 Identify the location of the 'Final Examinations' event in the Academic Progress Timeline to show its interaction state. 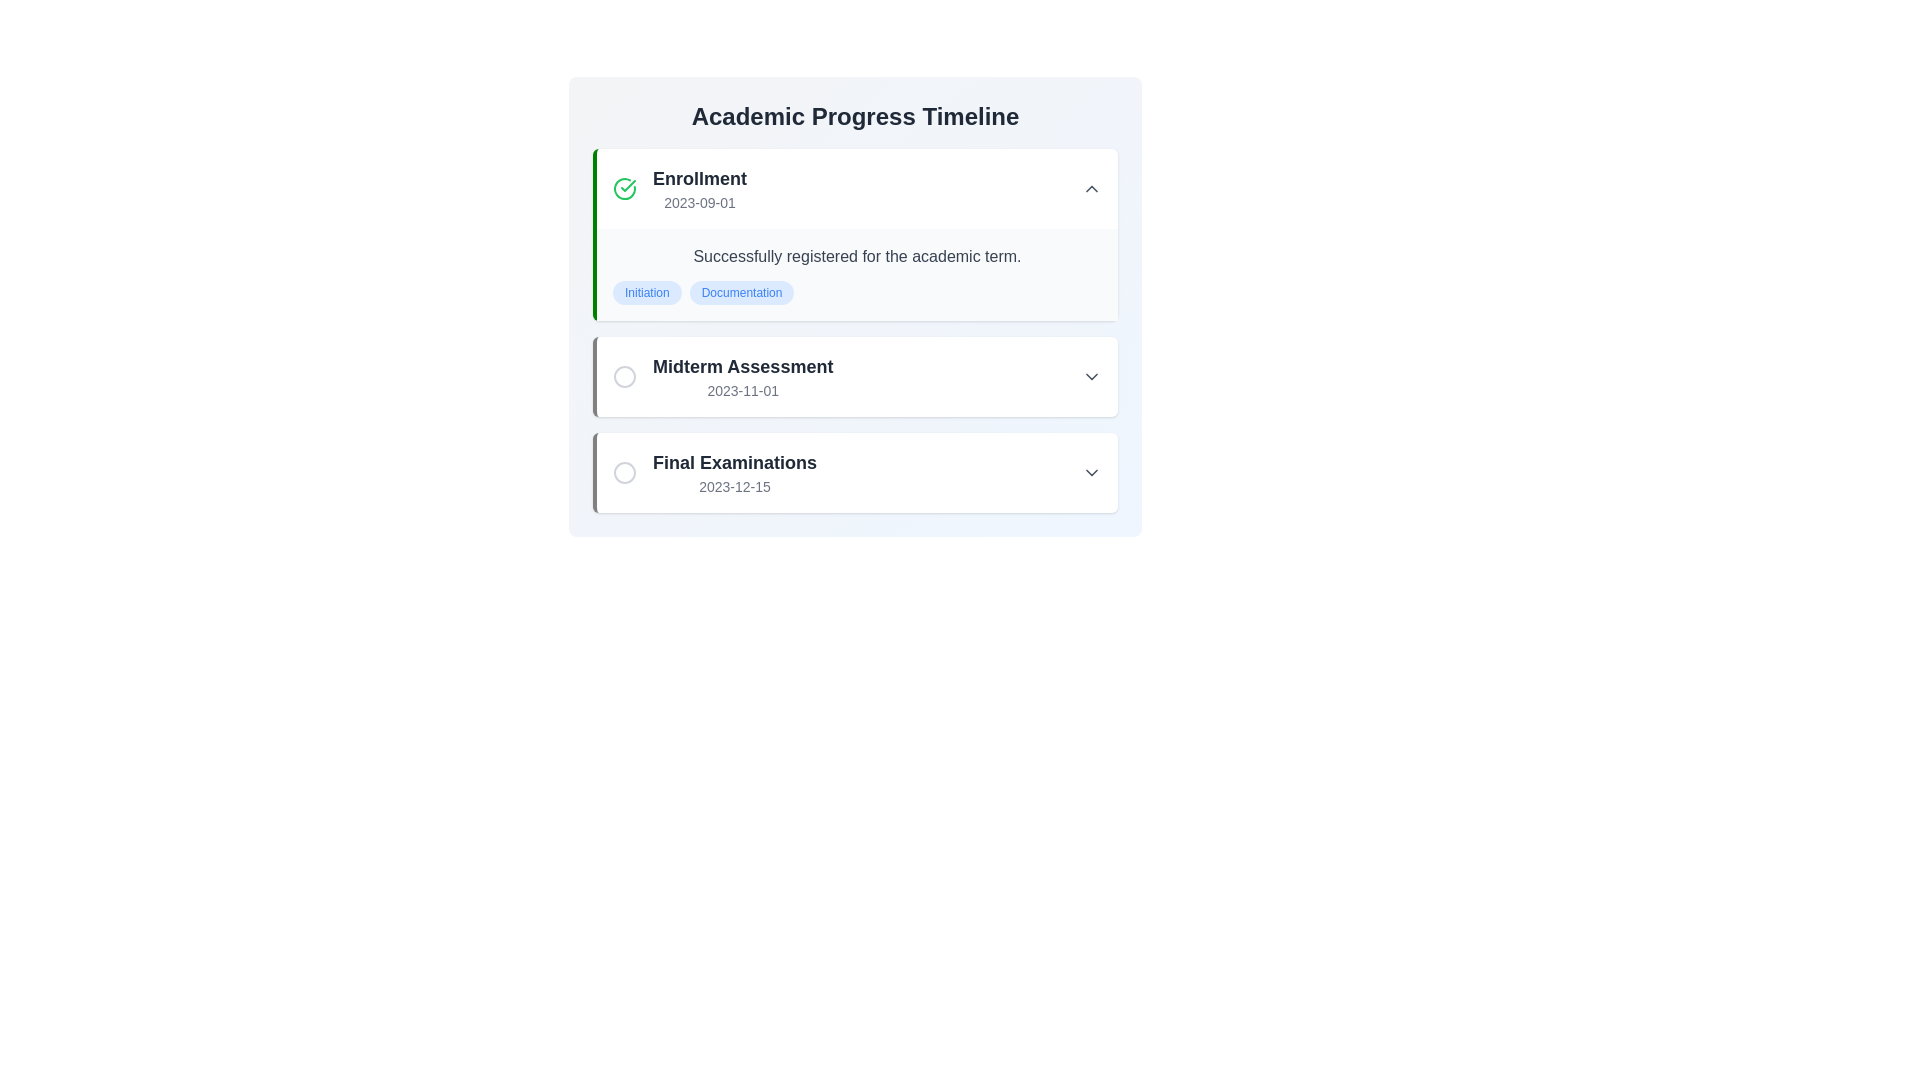
(857, 473).